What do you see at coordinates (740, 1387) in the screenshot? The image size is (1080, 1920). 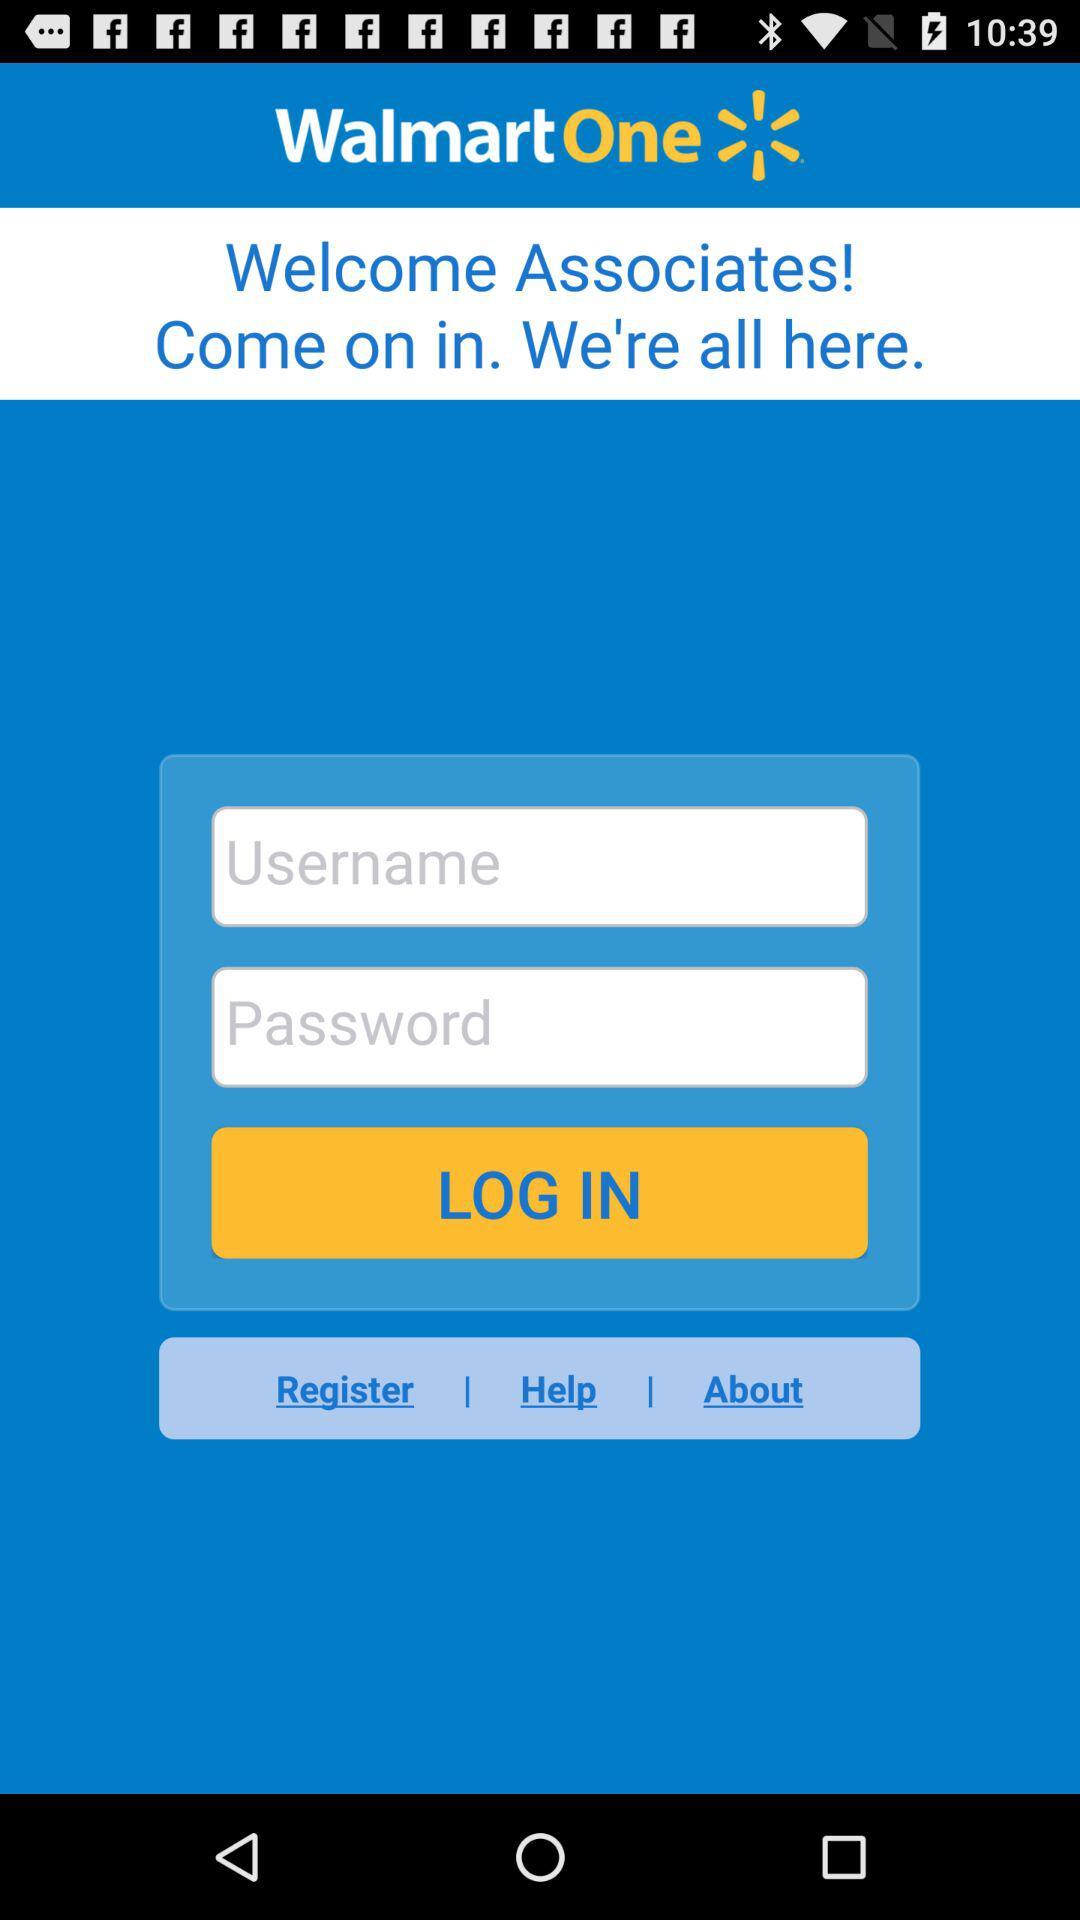 I see `the item below log in icon` at bounding box center [740, 1387].